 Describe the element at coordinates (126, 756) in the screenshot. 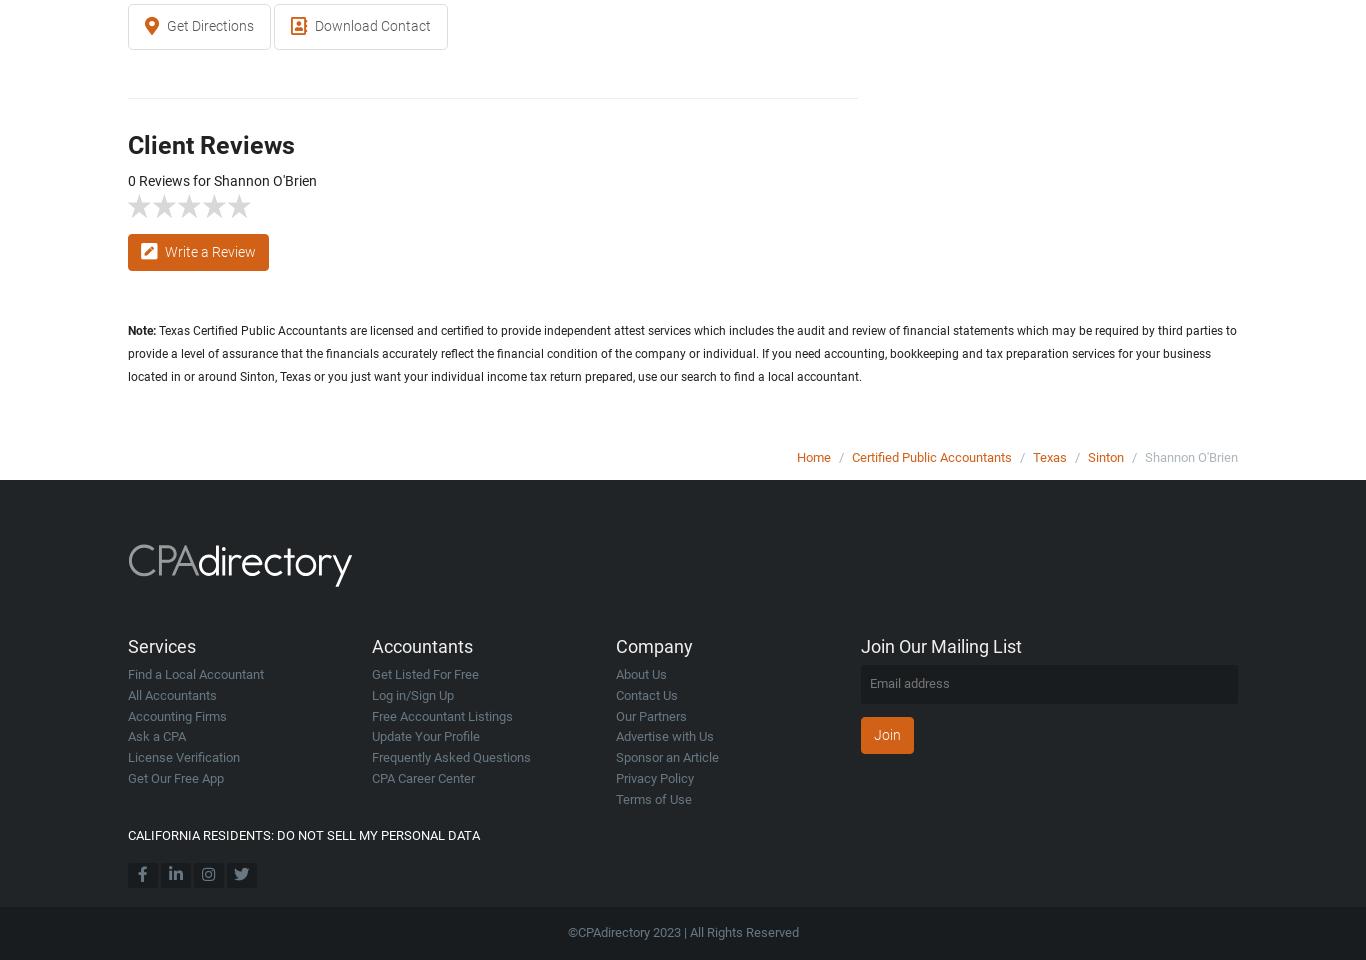

I see `'License Verification'` at that location.